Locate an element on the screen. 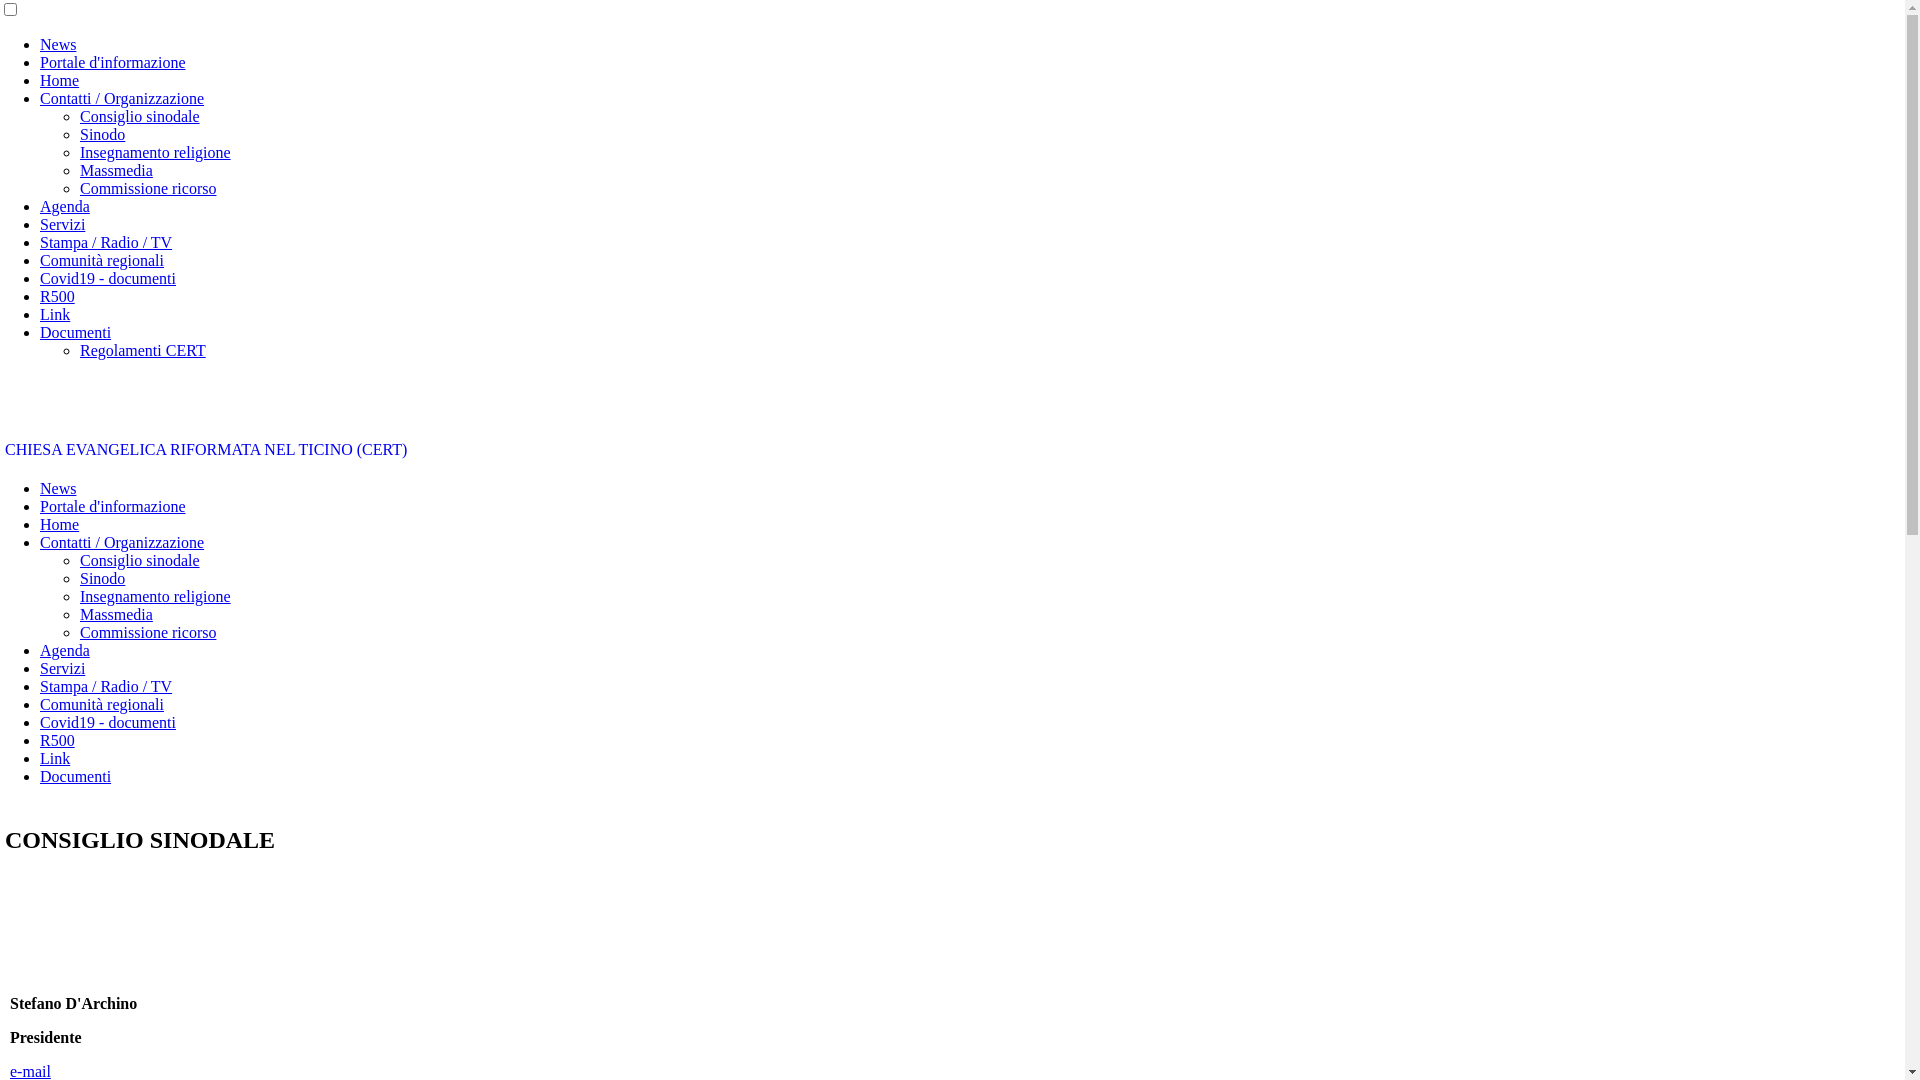  'News' is located at coordinates (57, 488).